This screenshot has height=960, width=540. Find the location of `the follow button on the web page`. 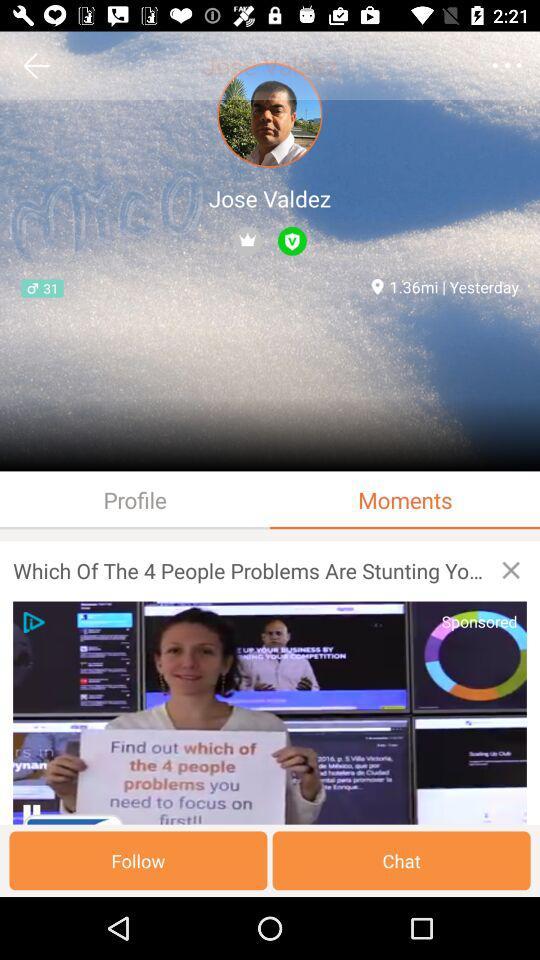

the follow button on the web page is located at coordinates (137, 860).